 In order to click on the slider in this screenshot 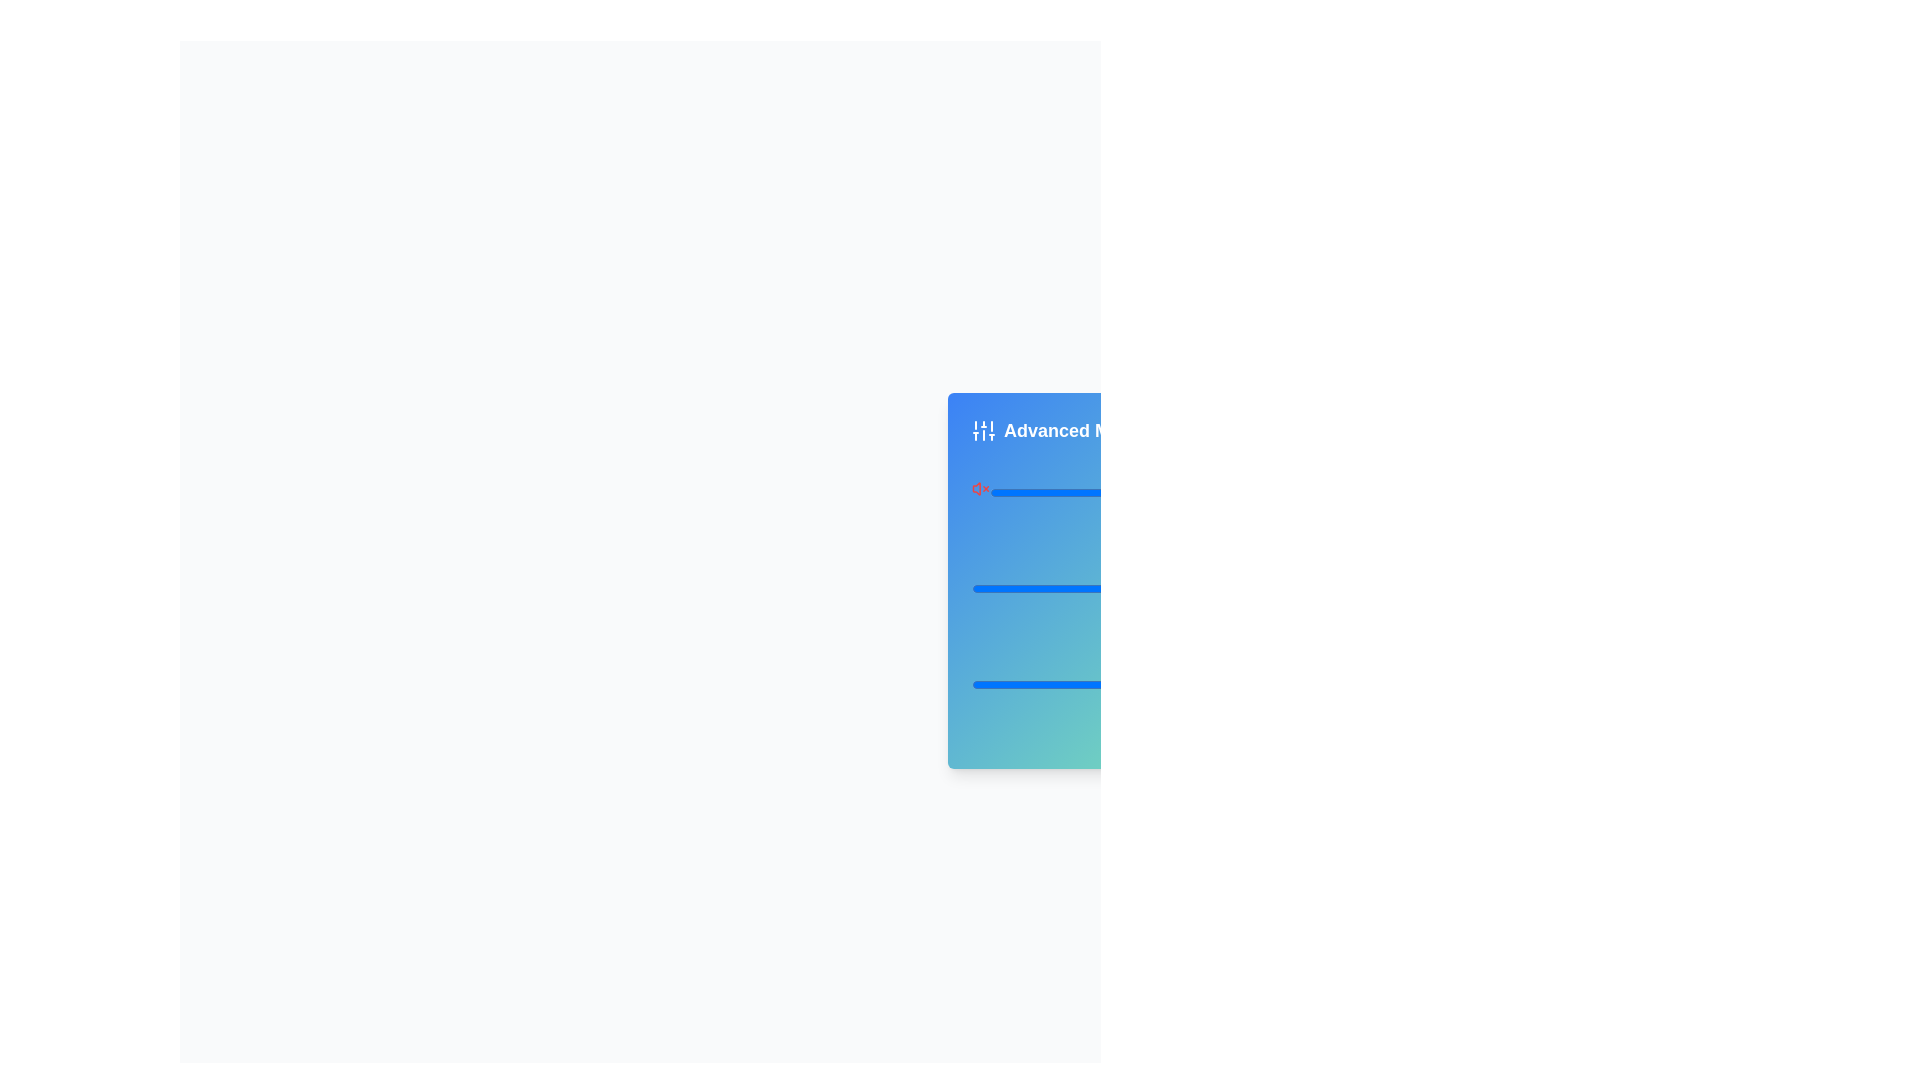, I will do `click(1040, 493)`.